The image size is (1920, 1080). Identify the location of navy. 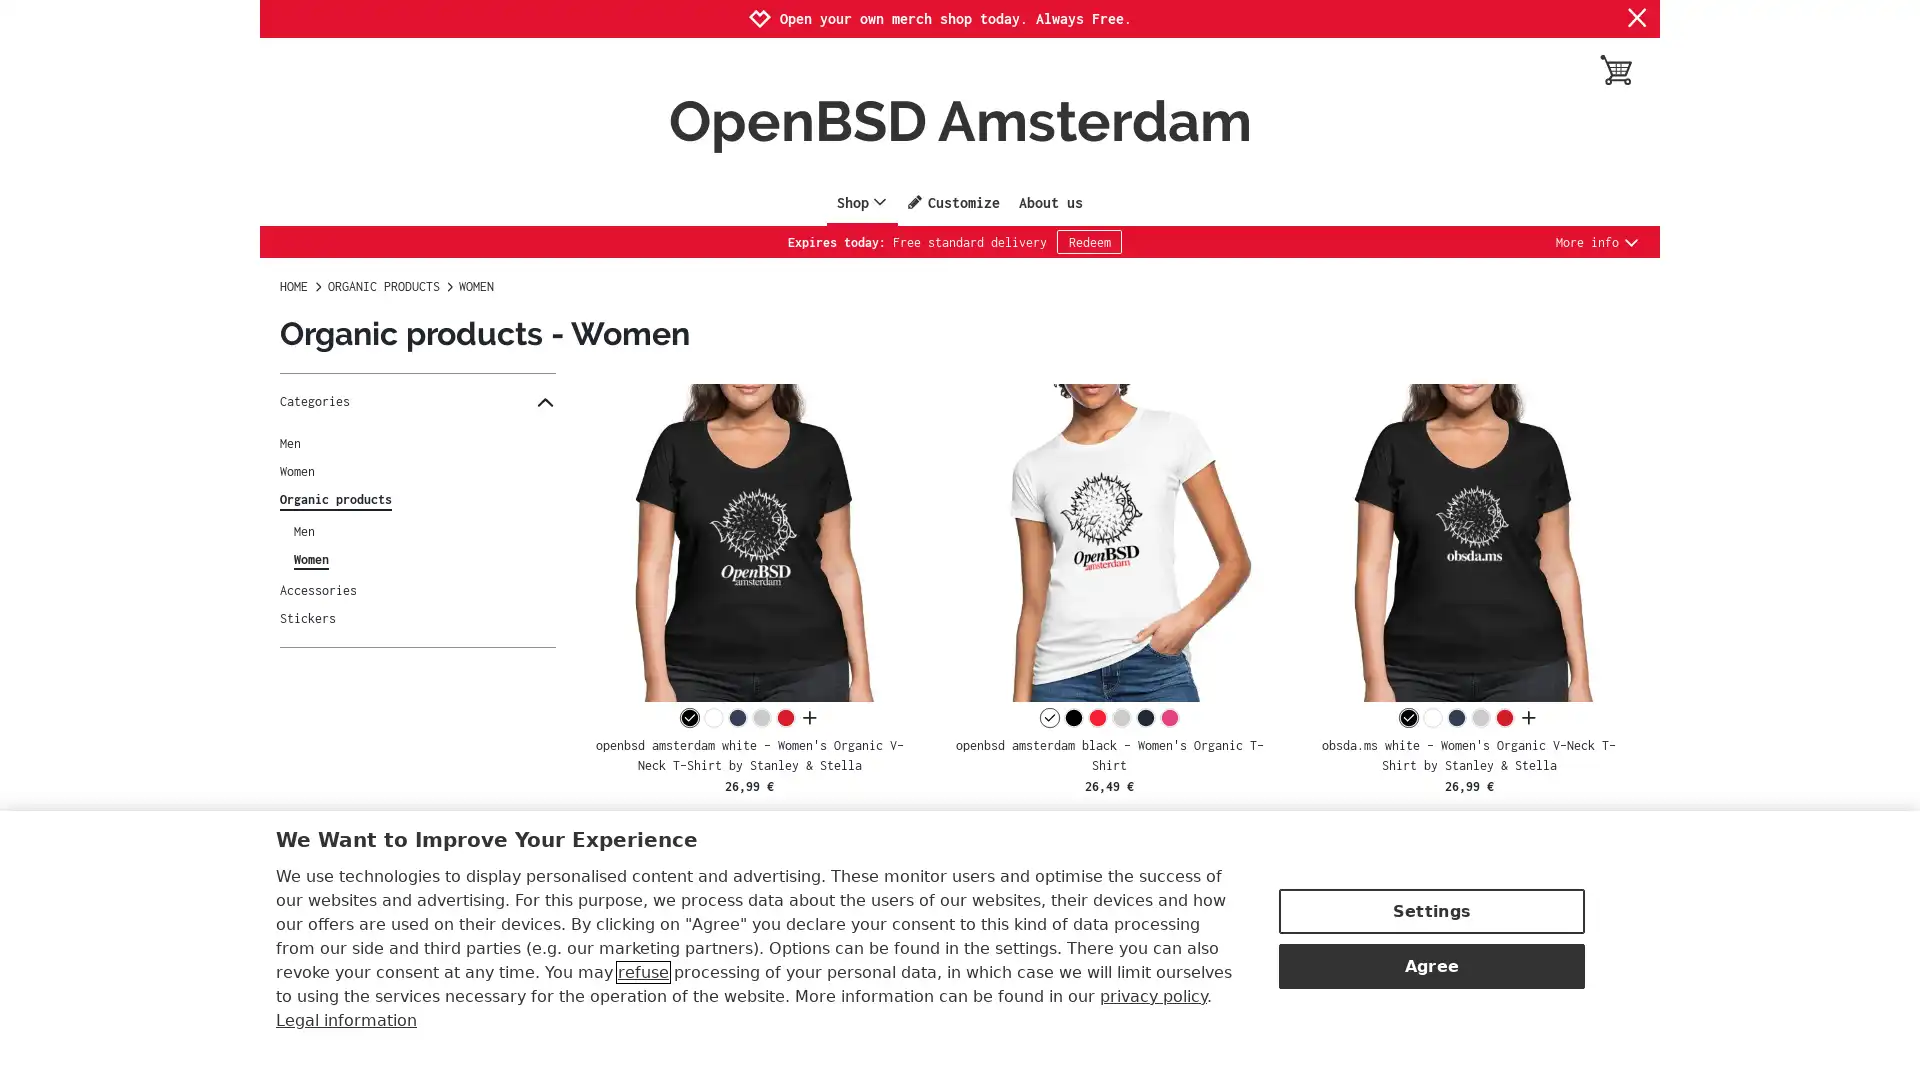
(1145, 717).